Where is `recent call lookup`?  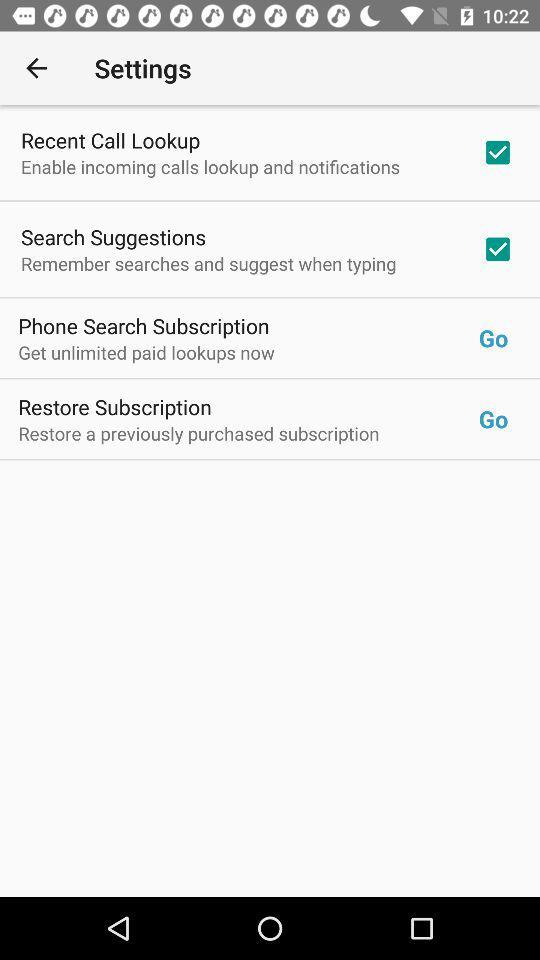 recent call lookup is located at coordinates (110, 139).